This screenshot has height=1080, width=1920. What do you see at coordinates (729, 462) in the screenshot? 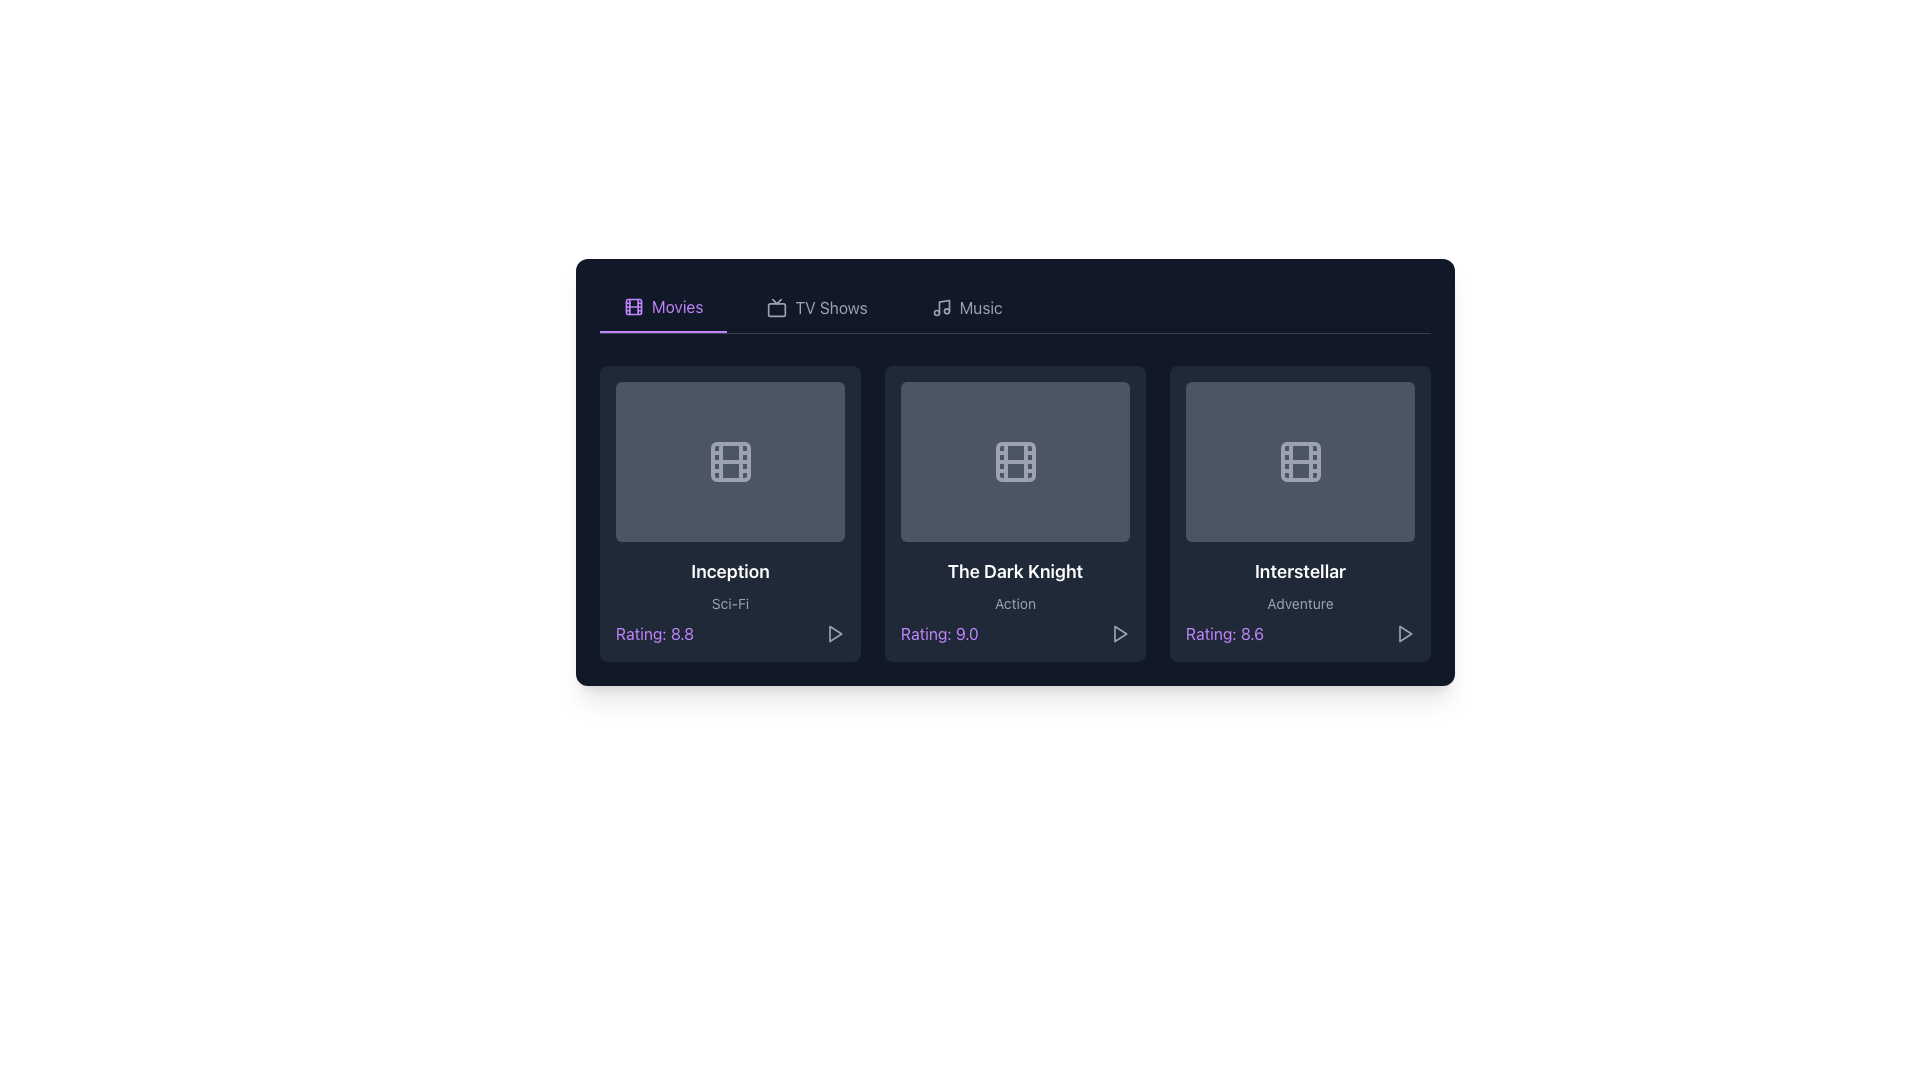
I see `the movie icon for 'Inception', which is centered within the first tile of media items, to gather information about the content` at bounding box center [729, 462].